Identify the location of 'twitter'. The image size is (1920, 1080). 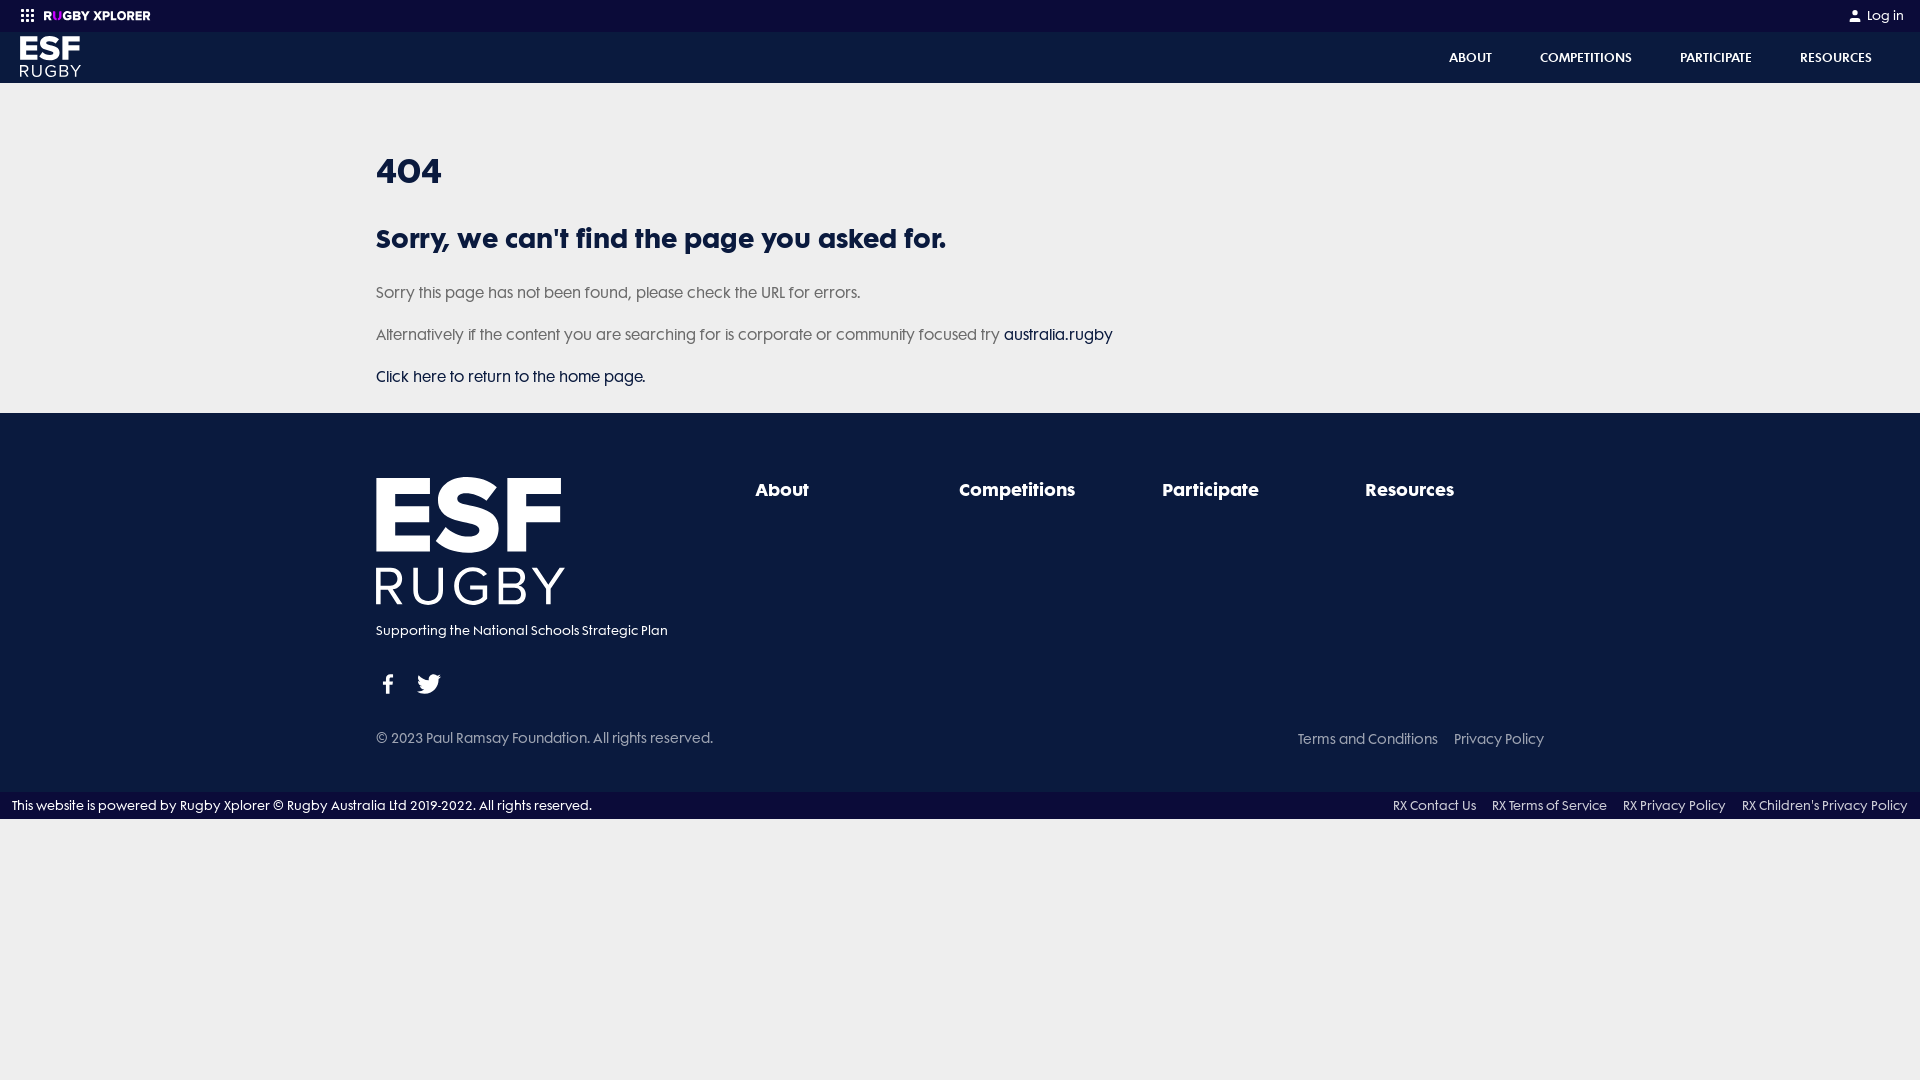
(427, 682).